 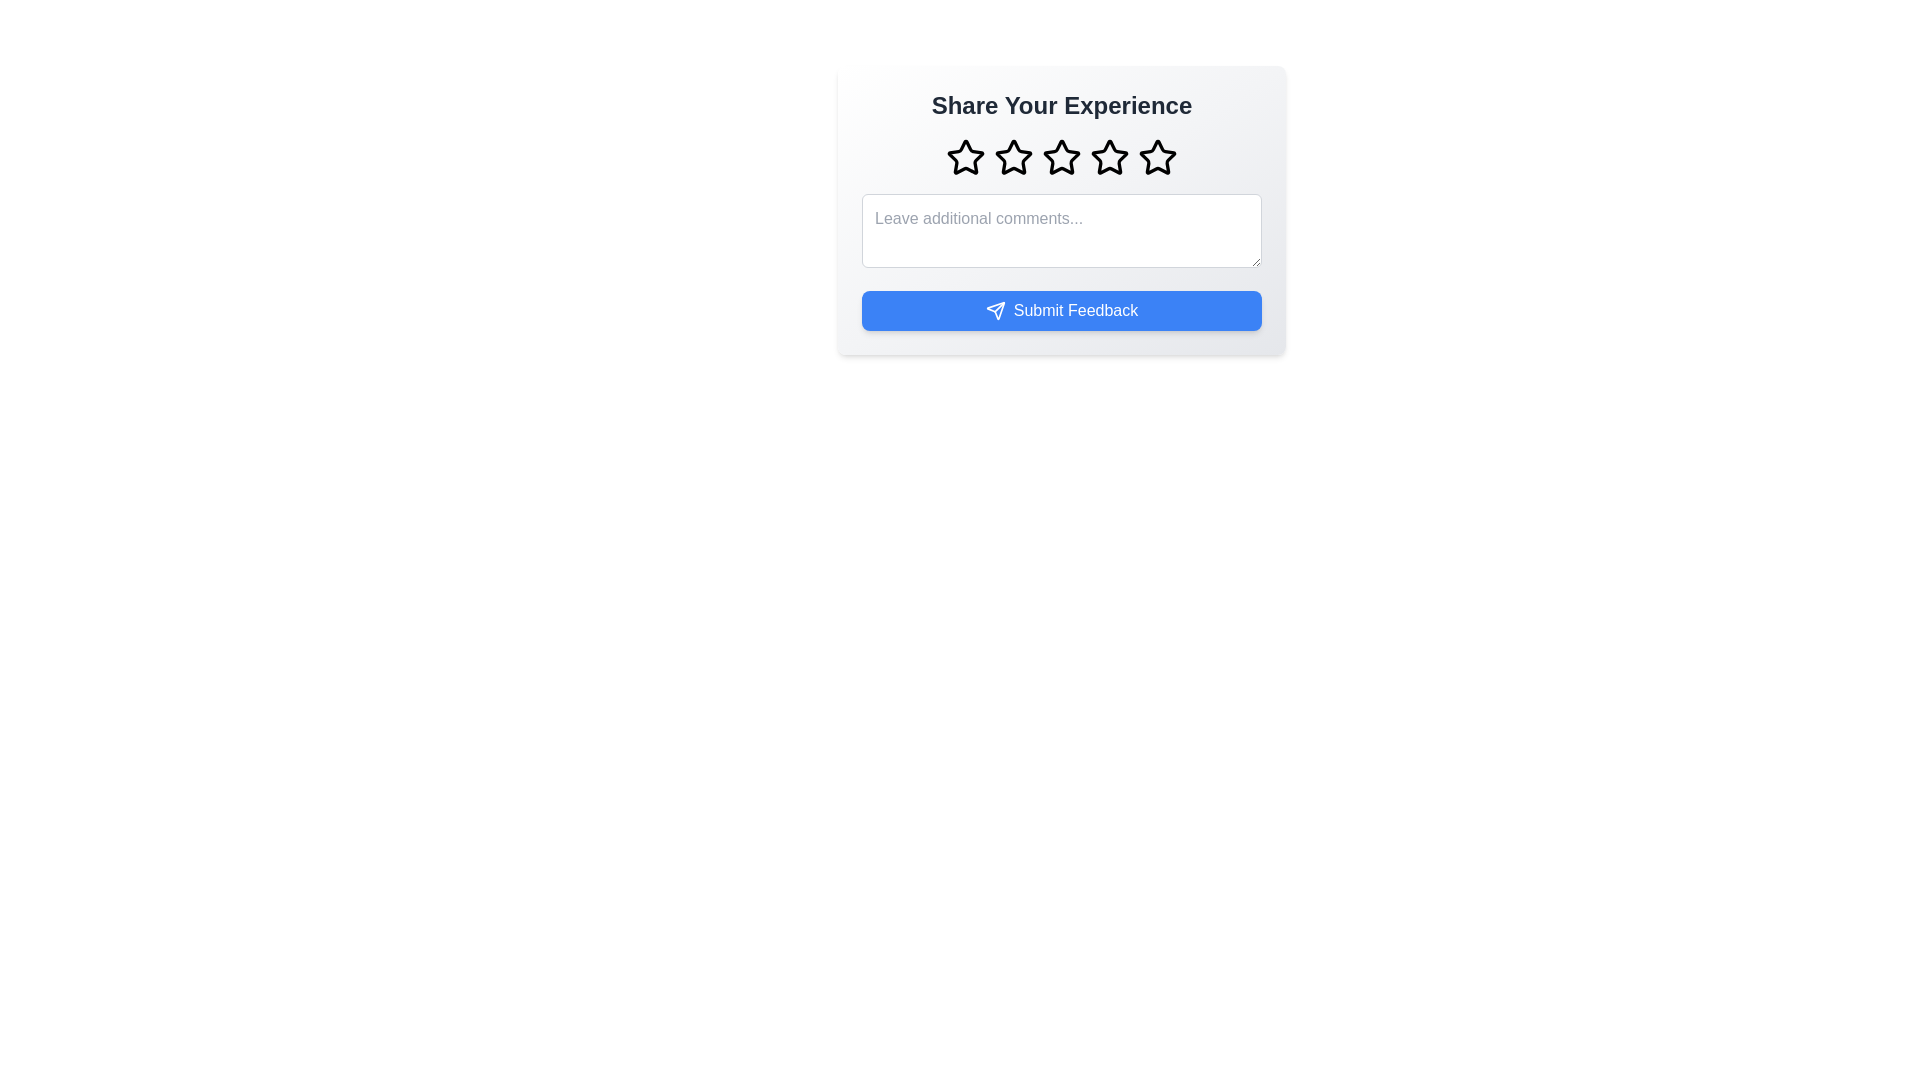 I want to click on the fifth star-shaped icon in the feedback rating interface to rate it, so click(x=1157, y=157).